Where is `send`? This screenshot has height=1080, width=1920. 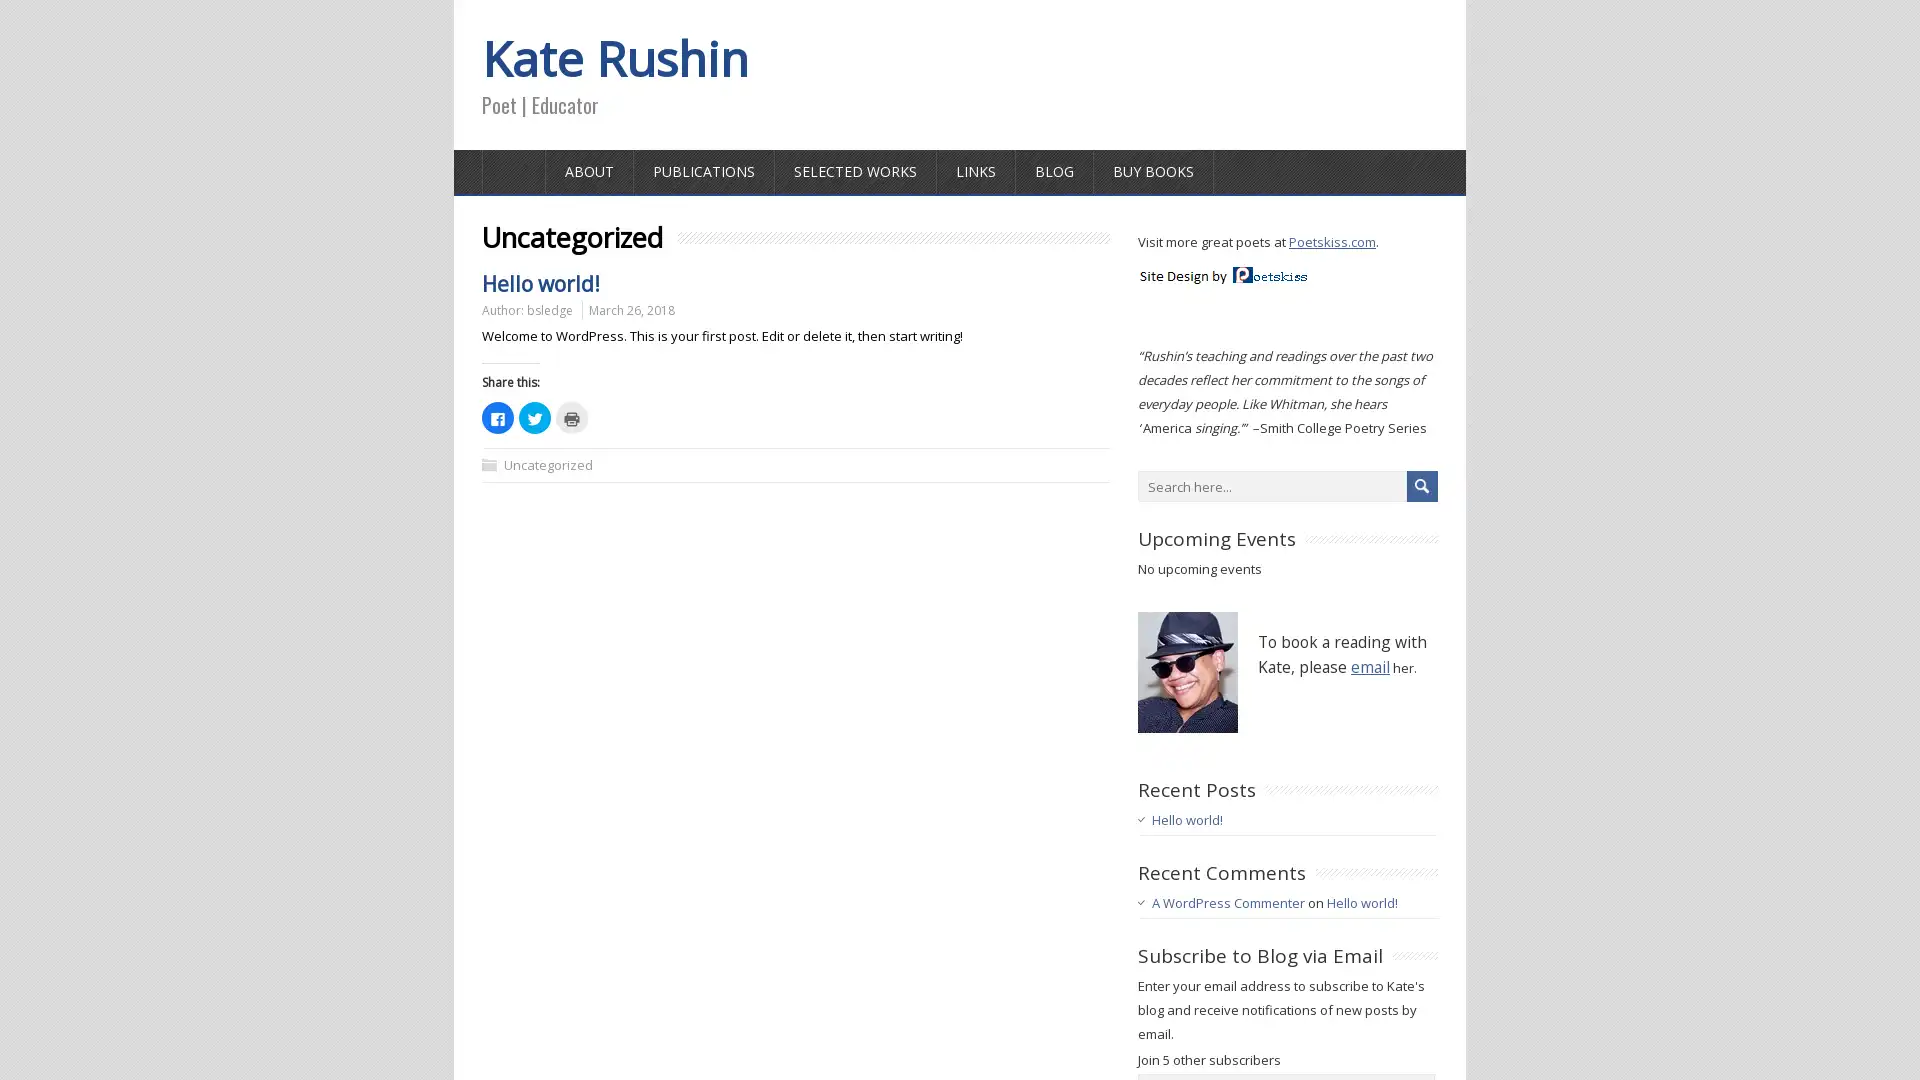 send is located at coordinates (1421, 486).